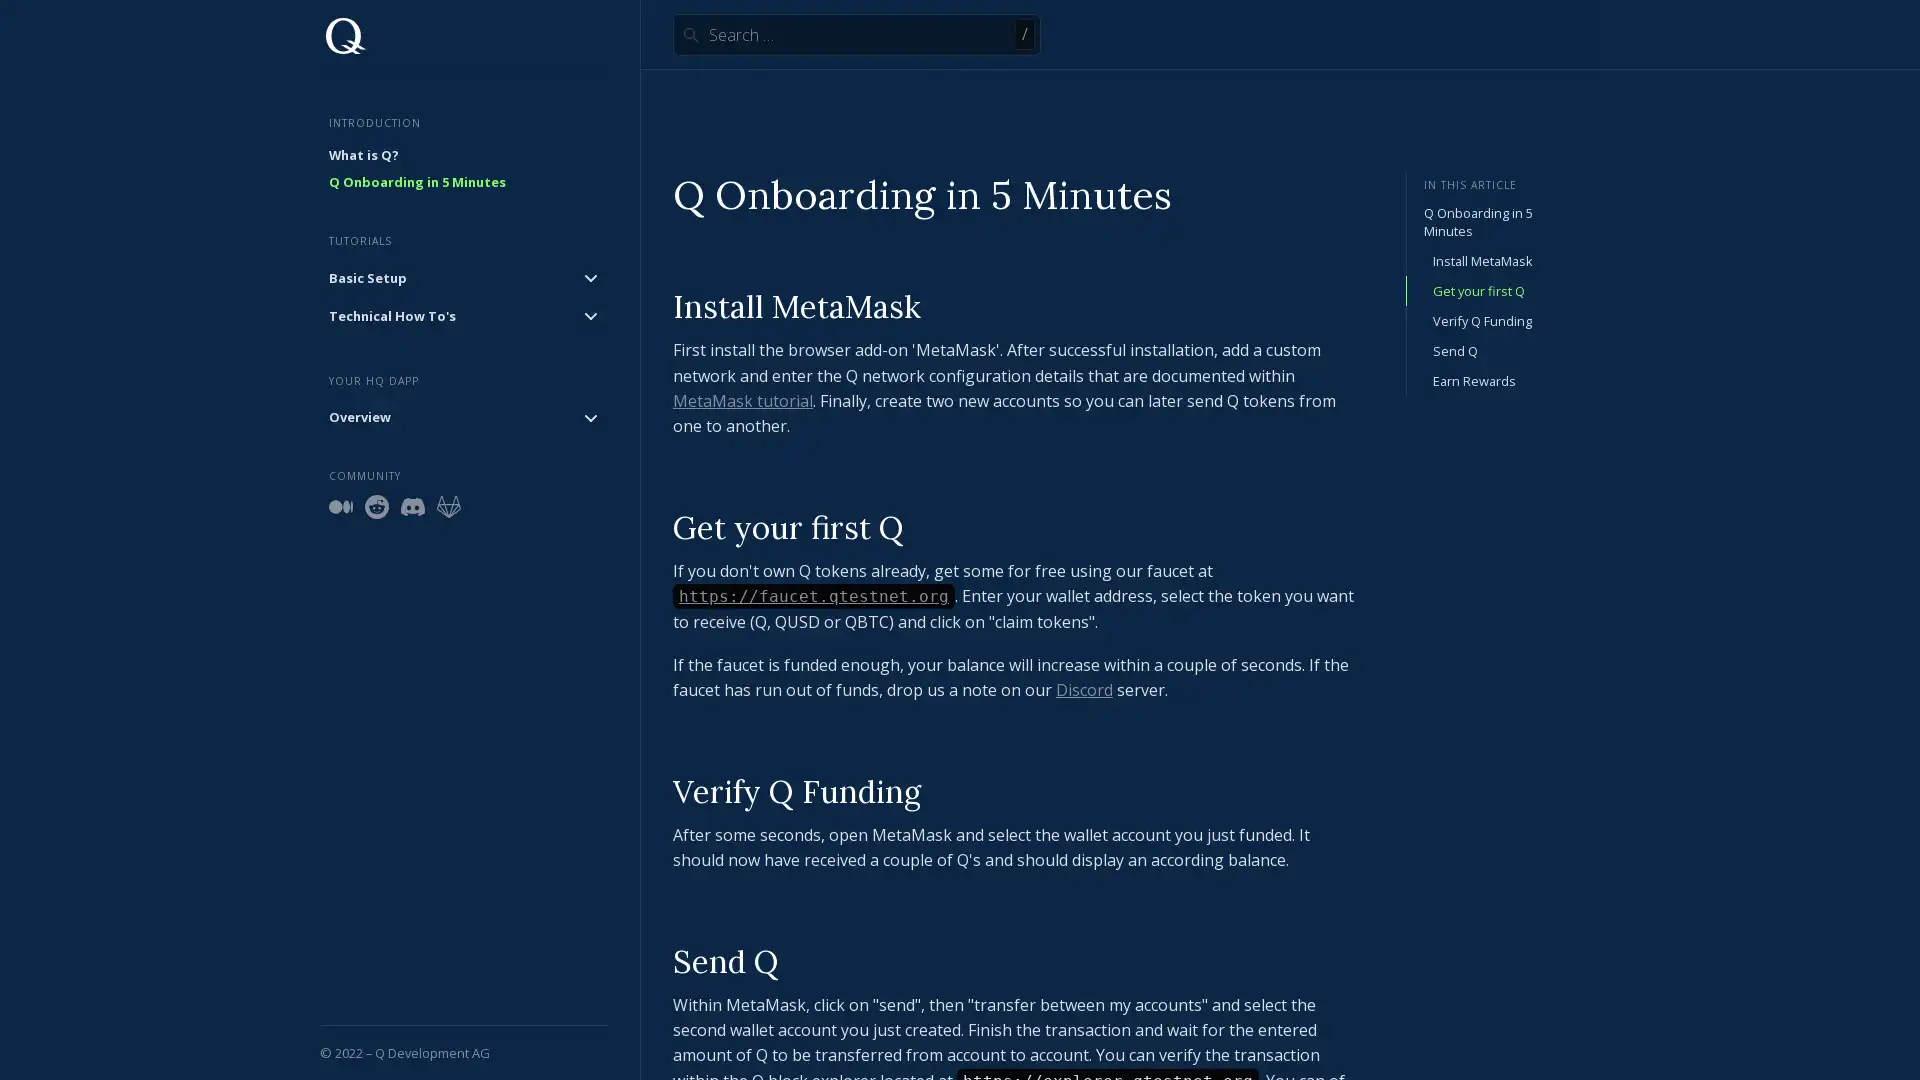  What do you see at coordinates (463, 277) in the screenshot?
I see `Basic Setup` at bounding box center [463, 277].